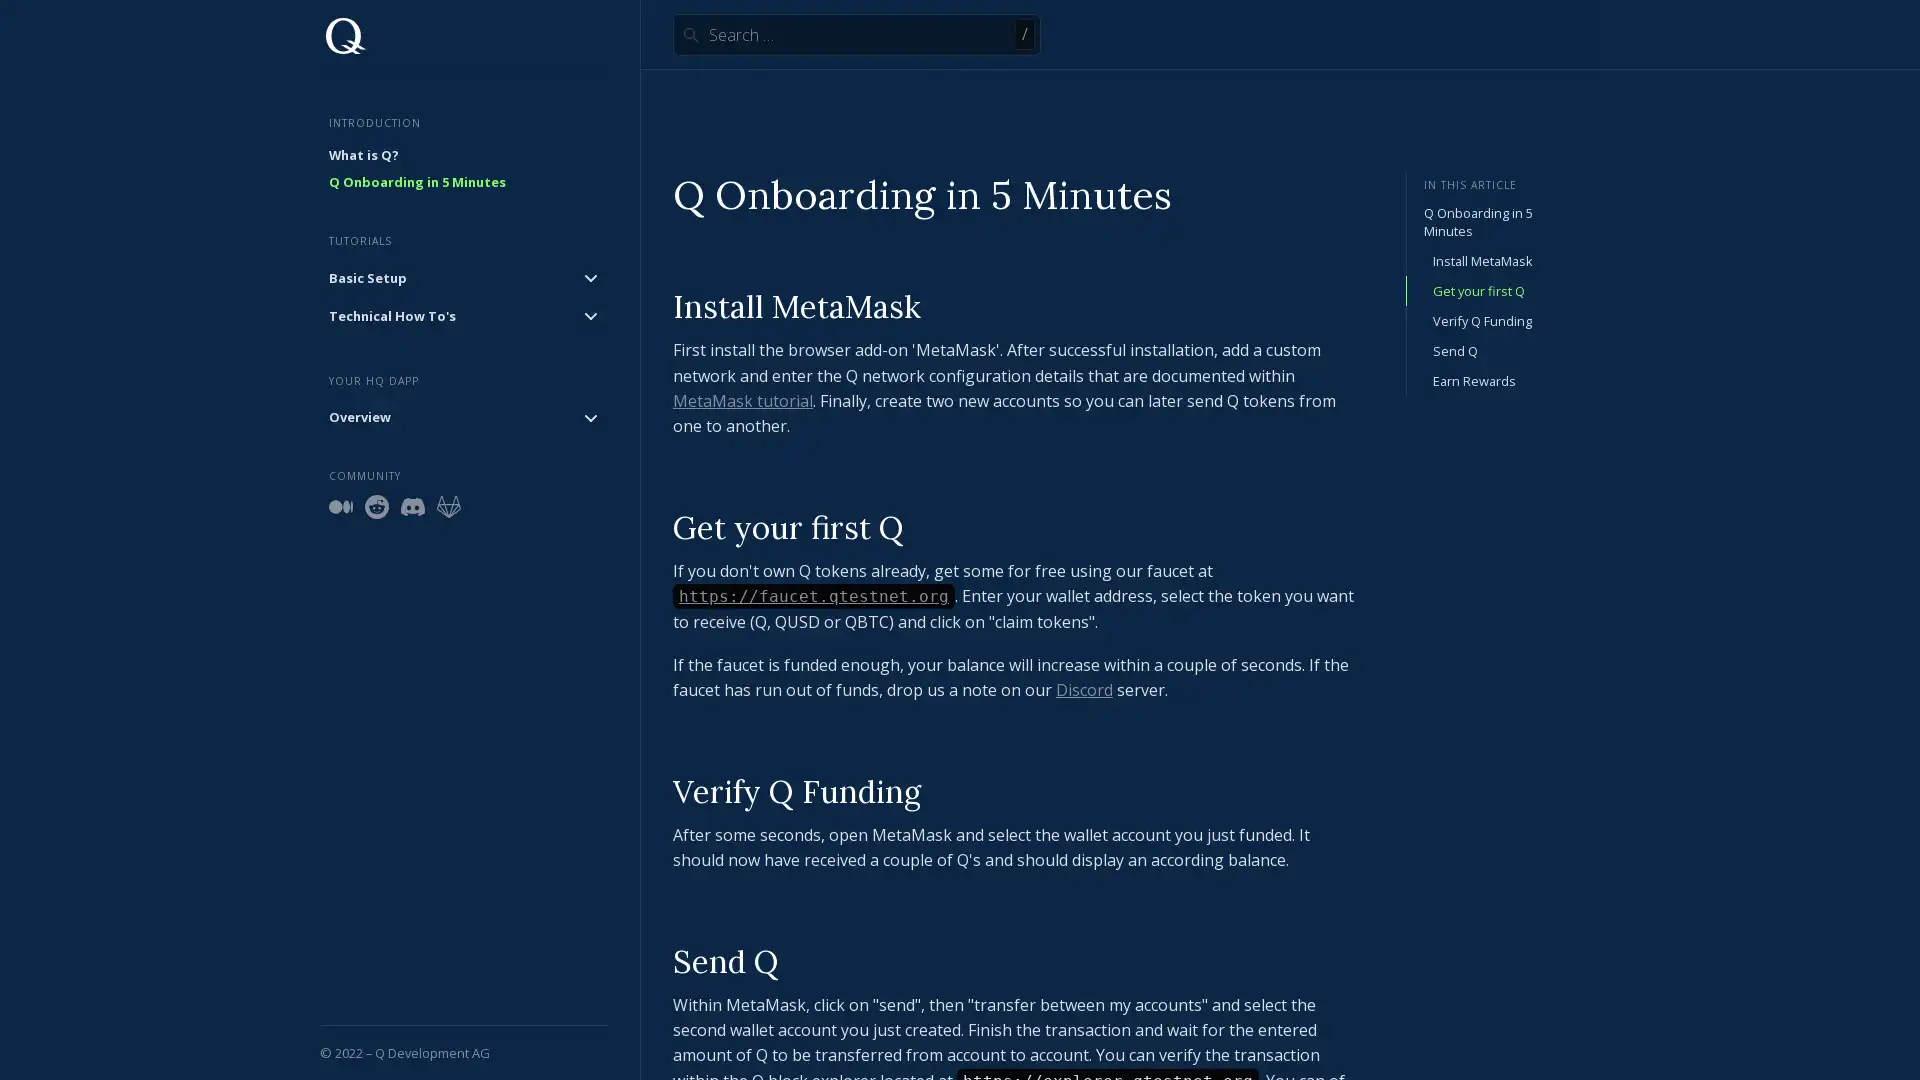  What do you see at coordinates (463, 277) in the screenshot?
I see `Basic Setup` at bounding box center [463, 277].